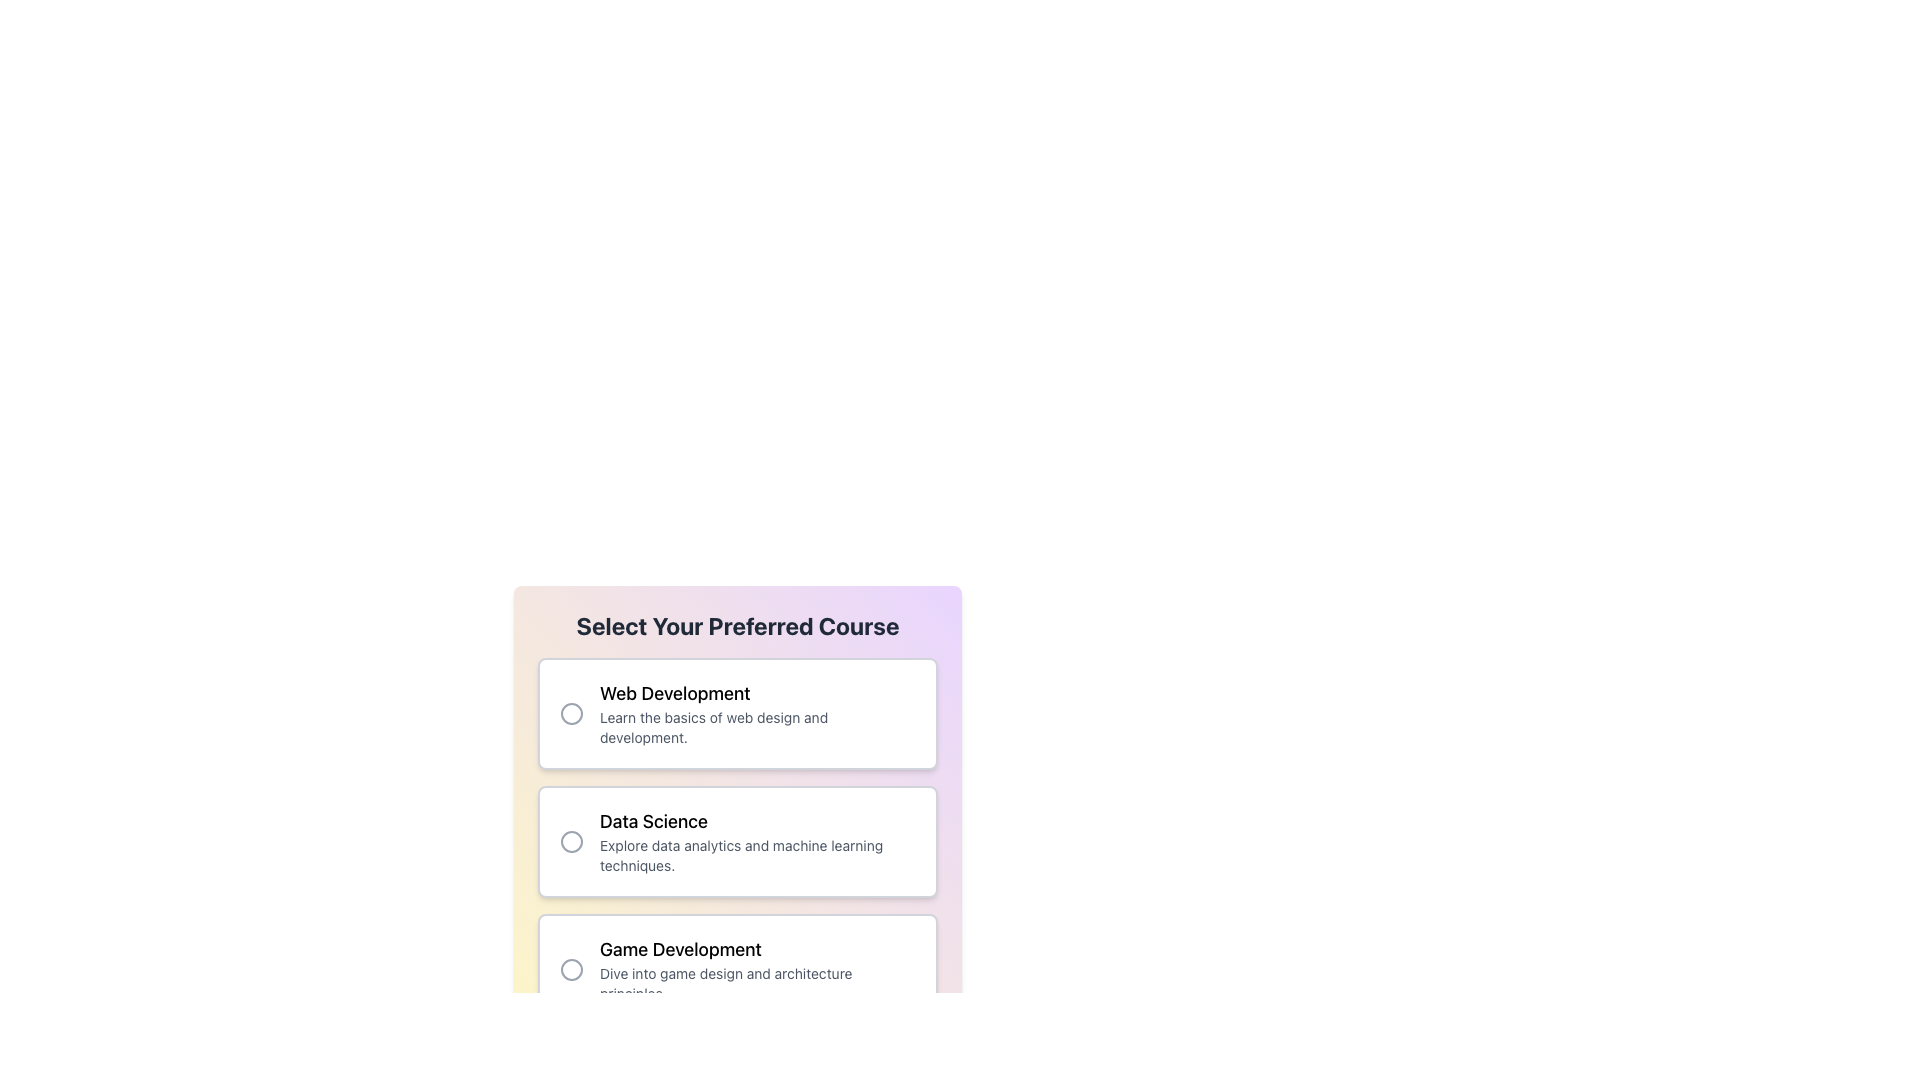  Describe the element at coordinates (737, 968) in the screenshot. I see `the 'Game Development' course card` at that location.